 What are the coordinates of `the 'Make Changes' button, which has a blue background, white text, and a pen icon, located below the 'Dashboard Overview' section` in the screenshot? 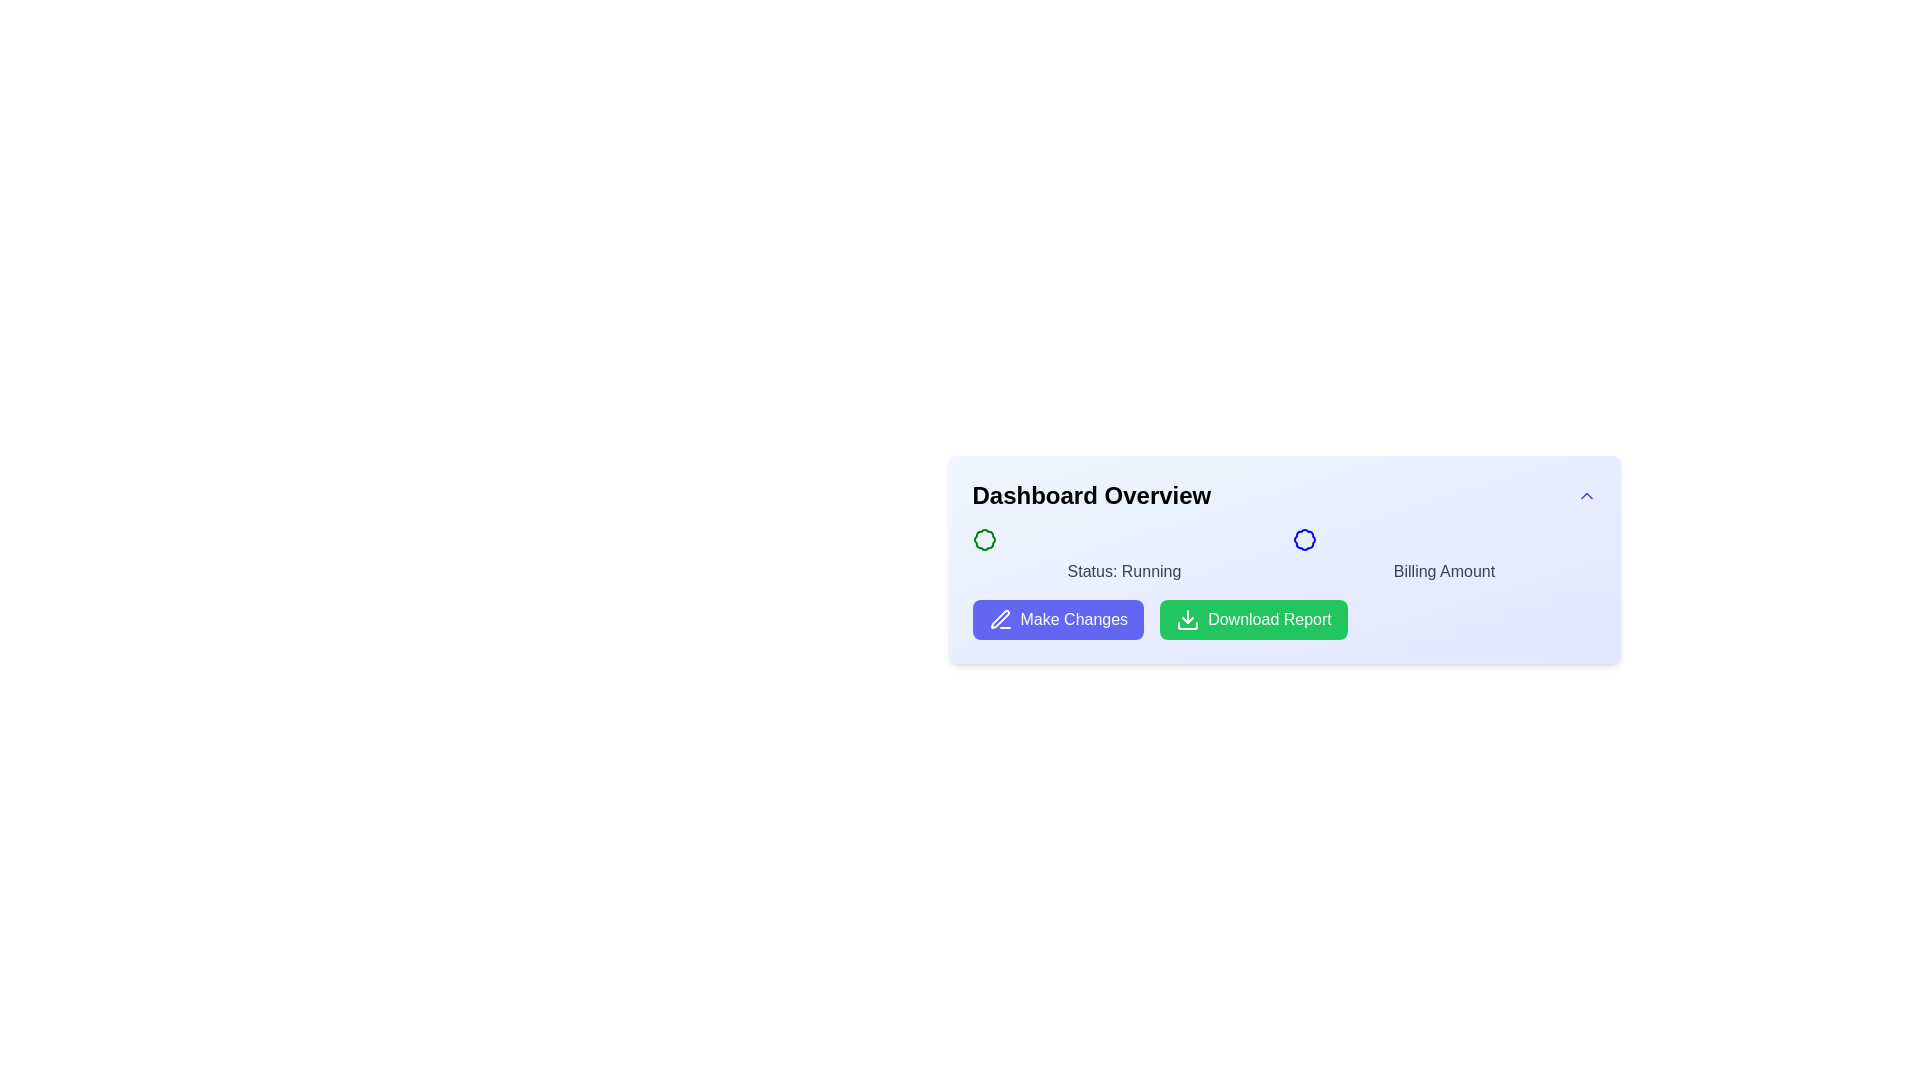 It's located at (1057, 619).